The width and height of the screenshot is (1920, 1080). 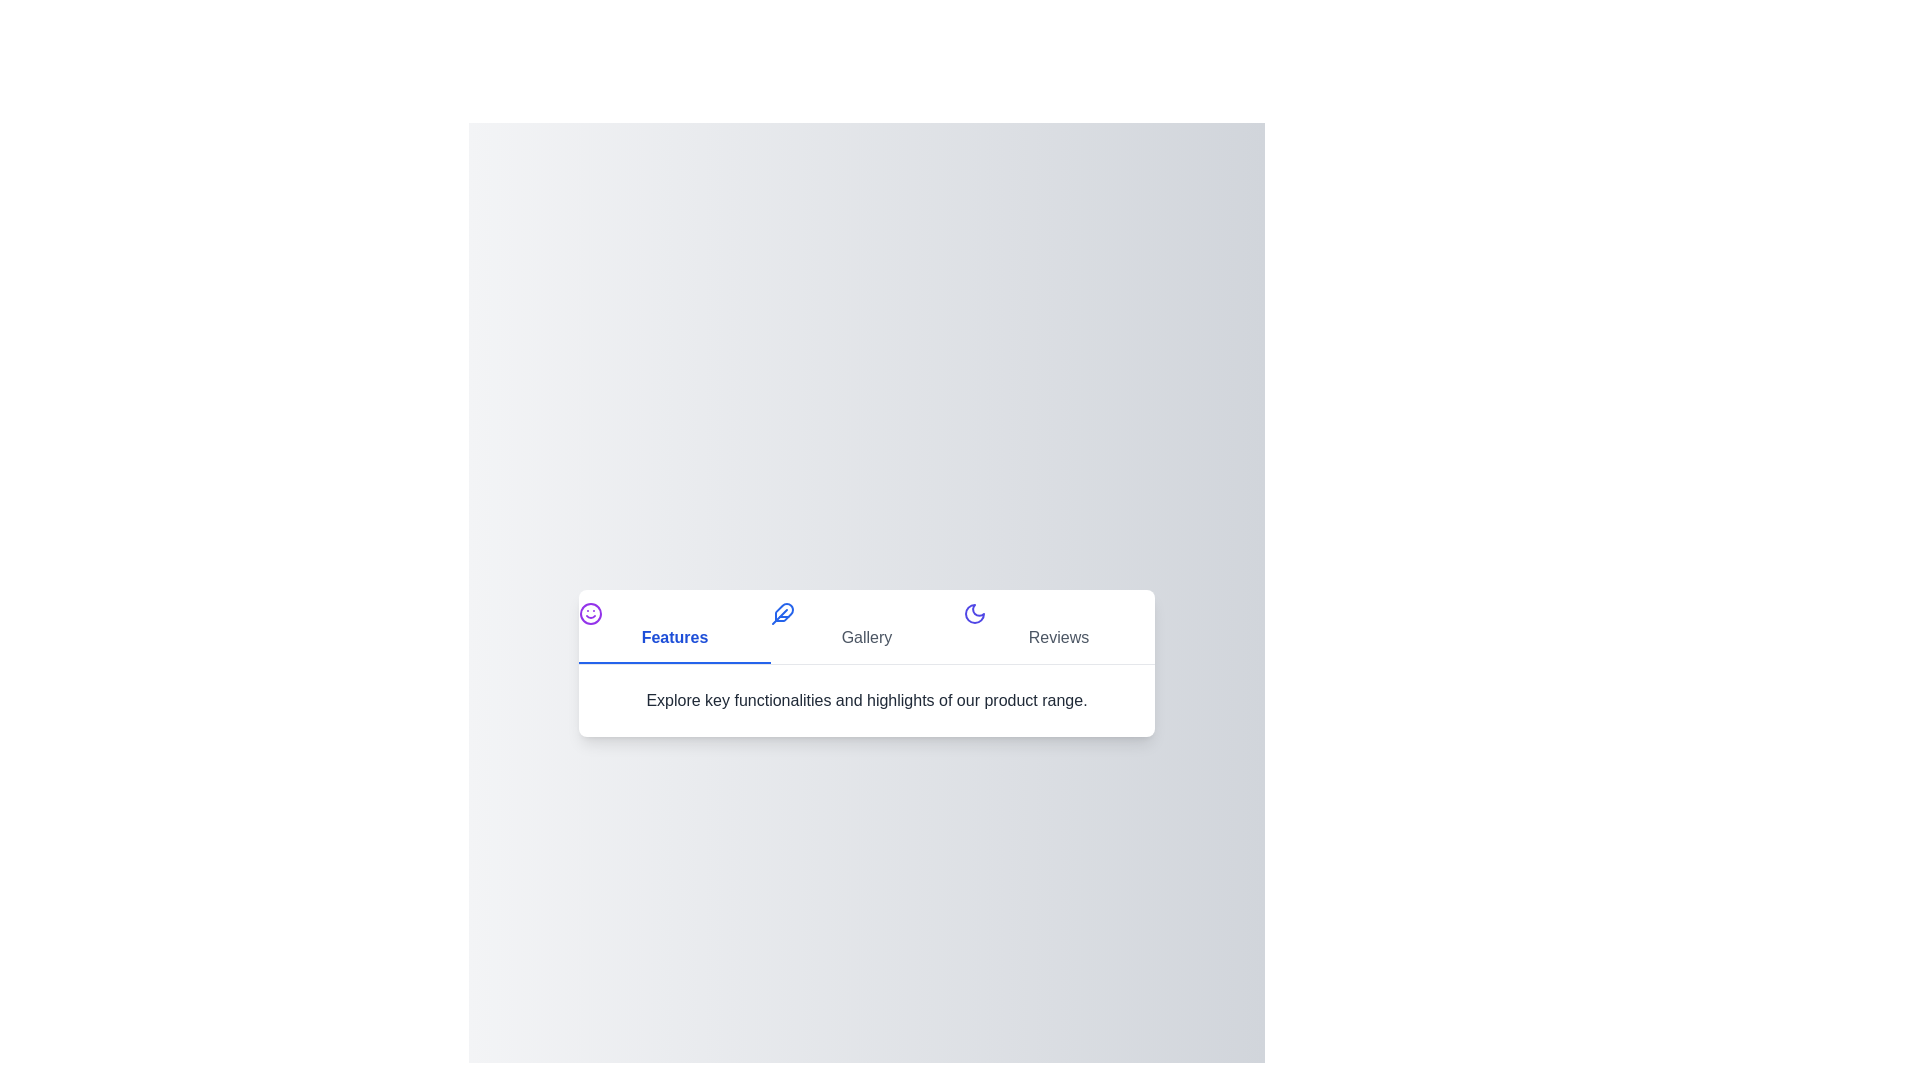 I want to click on the 'Reviews' tab button to switch to the Reviews tab, so click(x=1058, y=625).